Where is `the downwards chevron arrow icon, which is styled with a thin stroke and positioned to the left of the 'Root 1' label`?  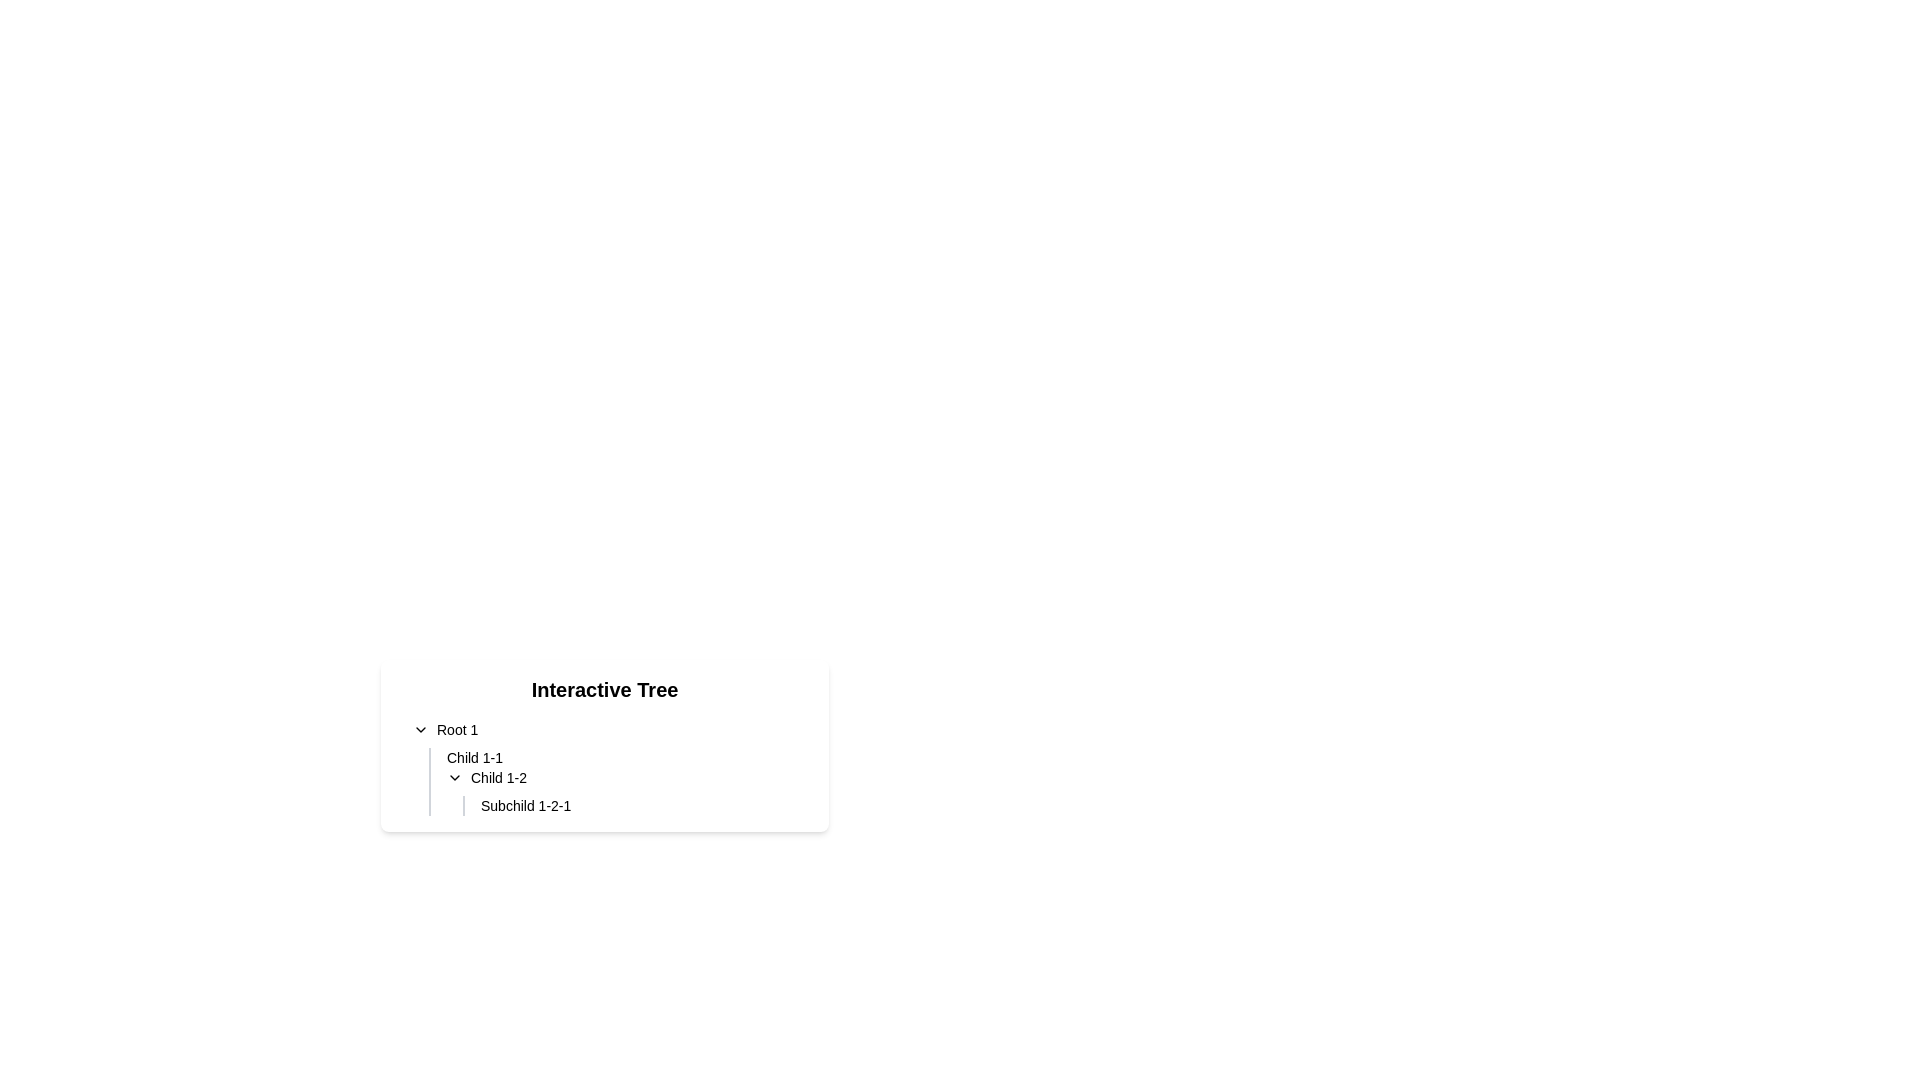
the downwards chevron arrow icon, which is styled with a thin stroke and positioned to the left of the 'Root 1' label is located at coordinates (420, 729).